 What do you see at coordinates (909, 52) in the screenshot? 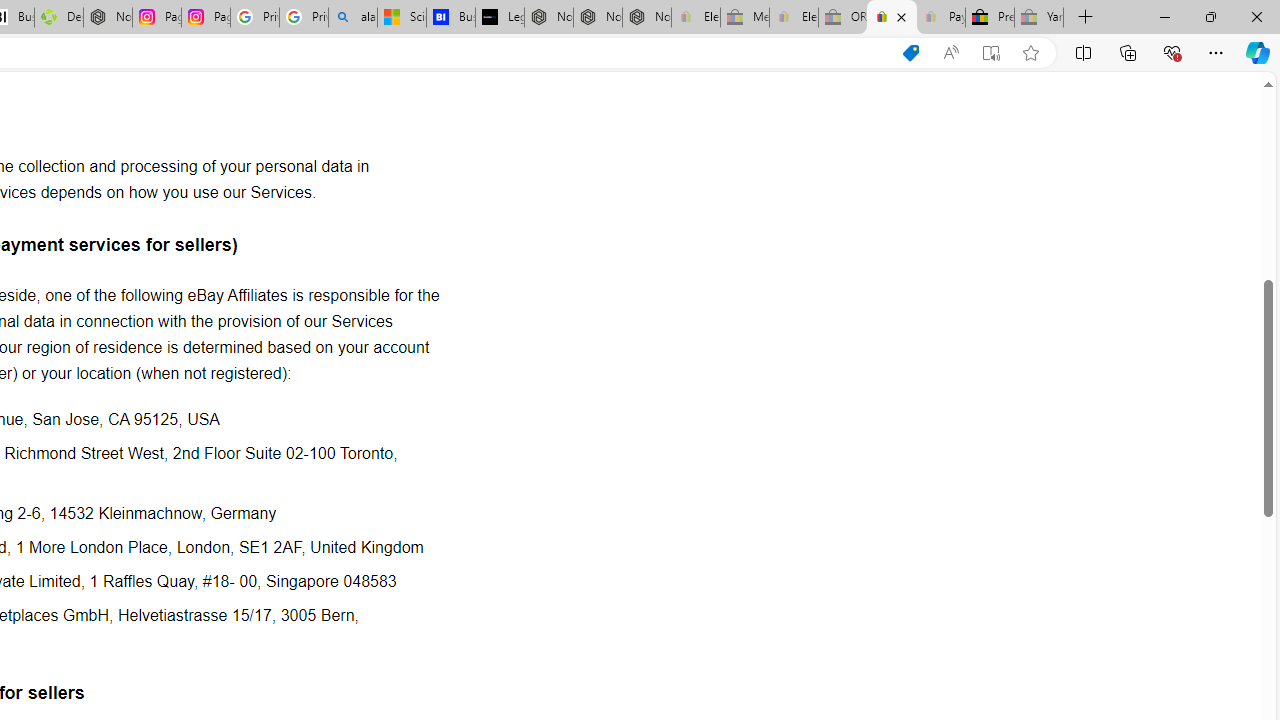
I see `'This site has coupons! Shopping in Microsoft Edge'` at bounding box center [909, 52].